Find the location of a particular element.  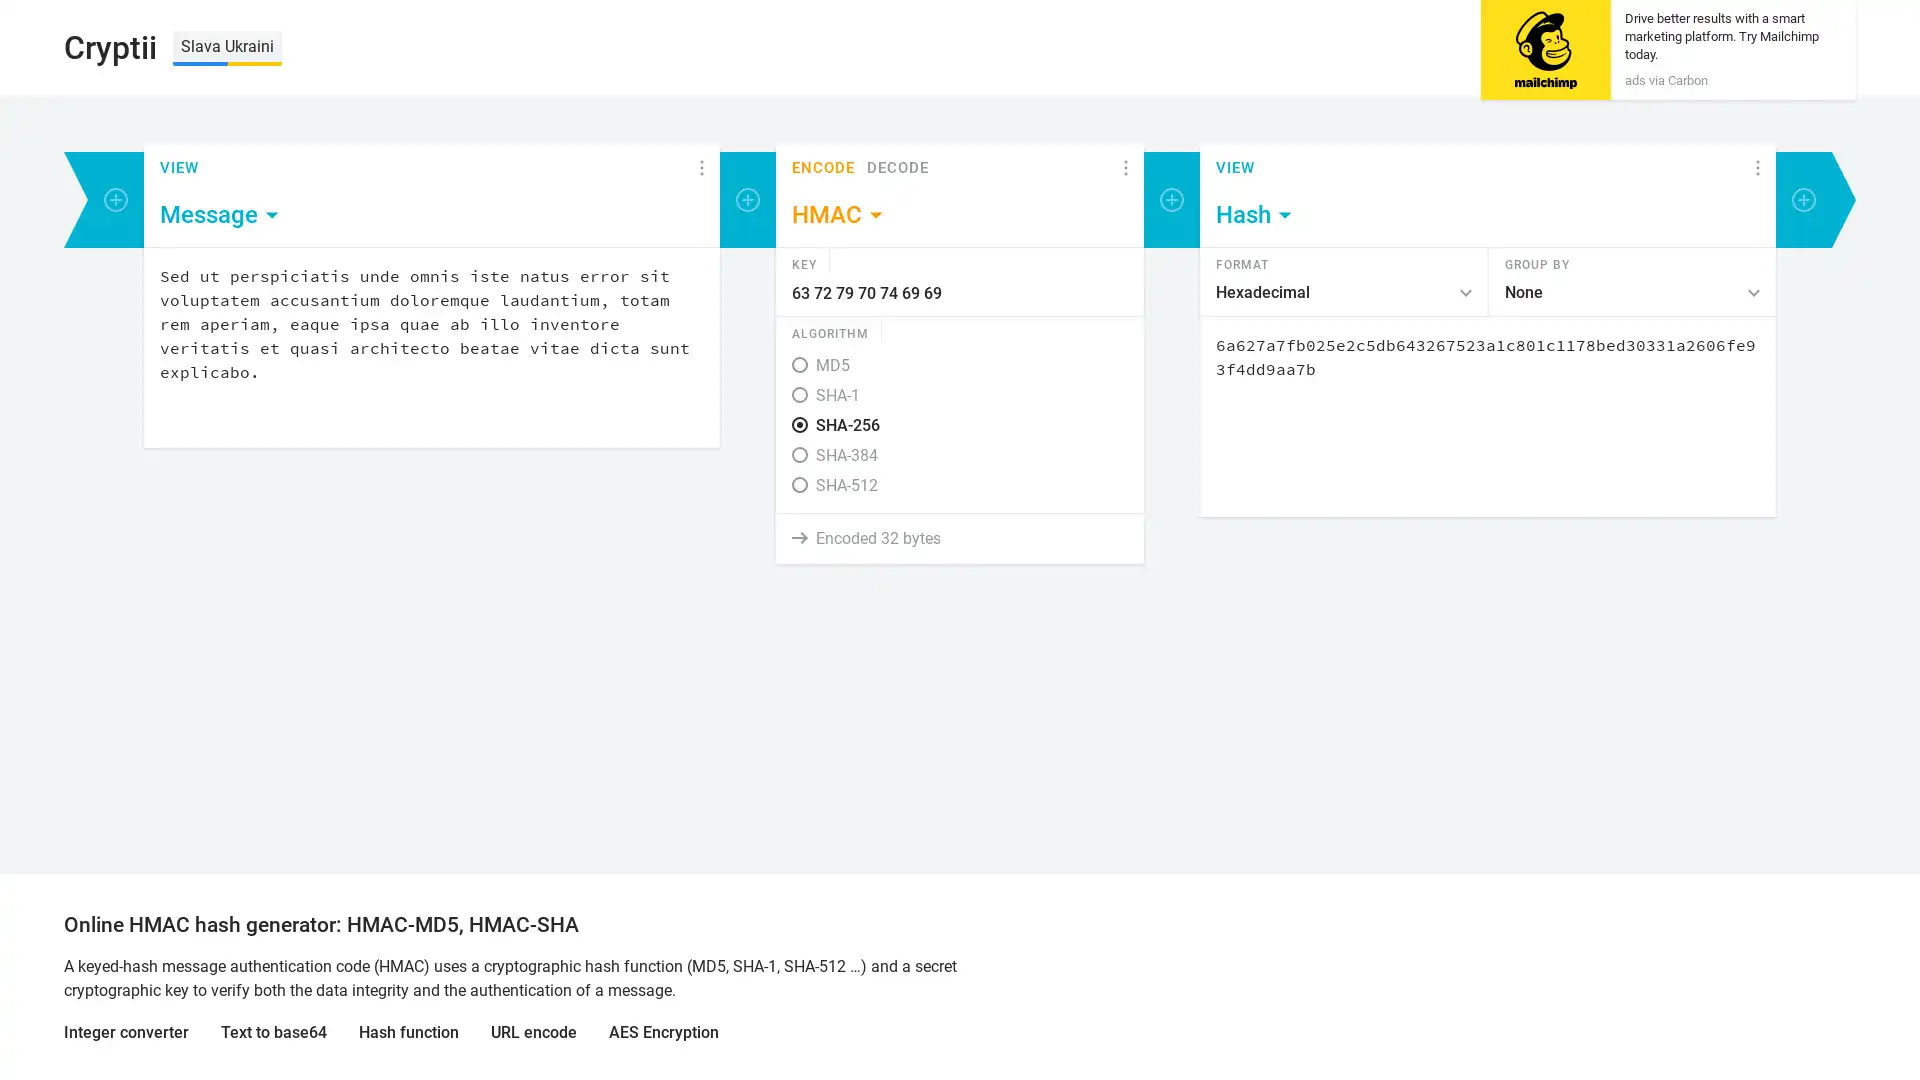

Add encoder or viewer is located at coordinates (747, 200).